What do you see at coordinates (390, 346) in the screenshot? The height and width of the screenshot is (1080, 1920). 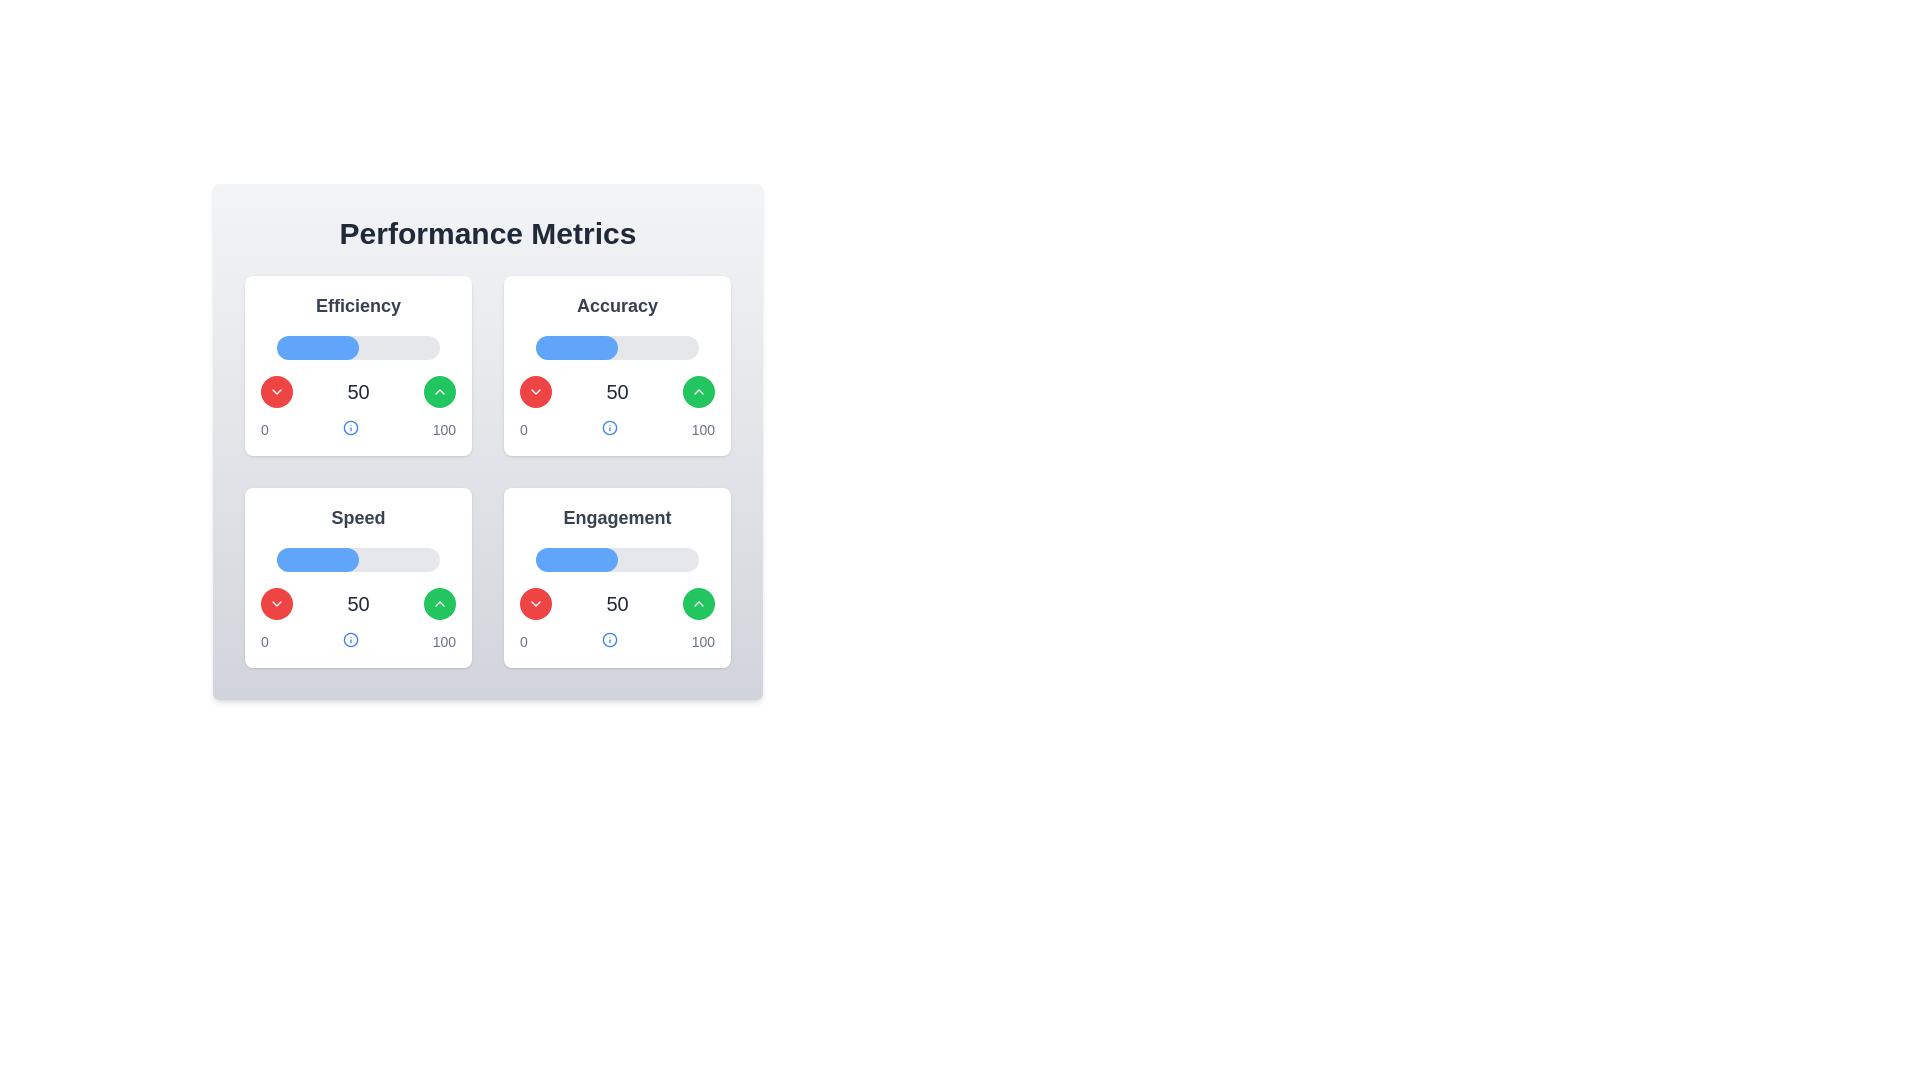 I see `the efficiency value` at bounding box center [390, 346].